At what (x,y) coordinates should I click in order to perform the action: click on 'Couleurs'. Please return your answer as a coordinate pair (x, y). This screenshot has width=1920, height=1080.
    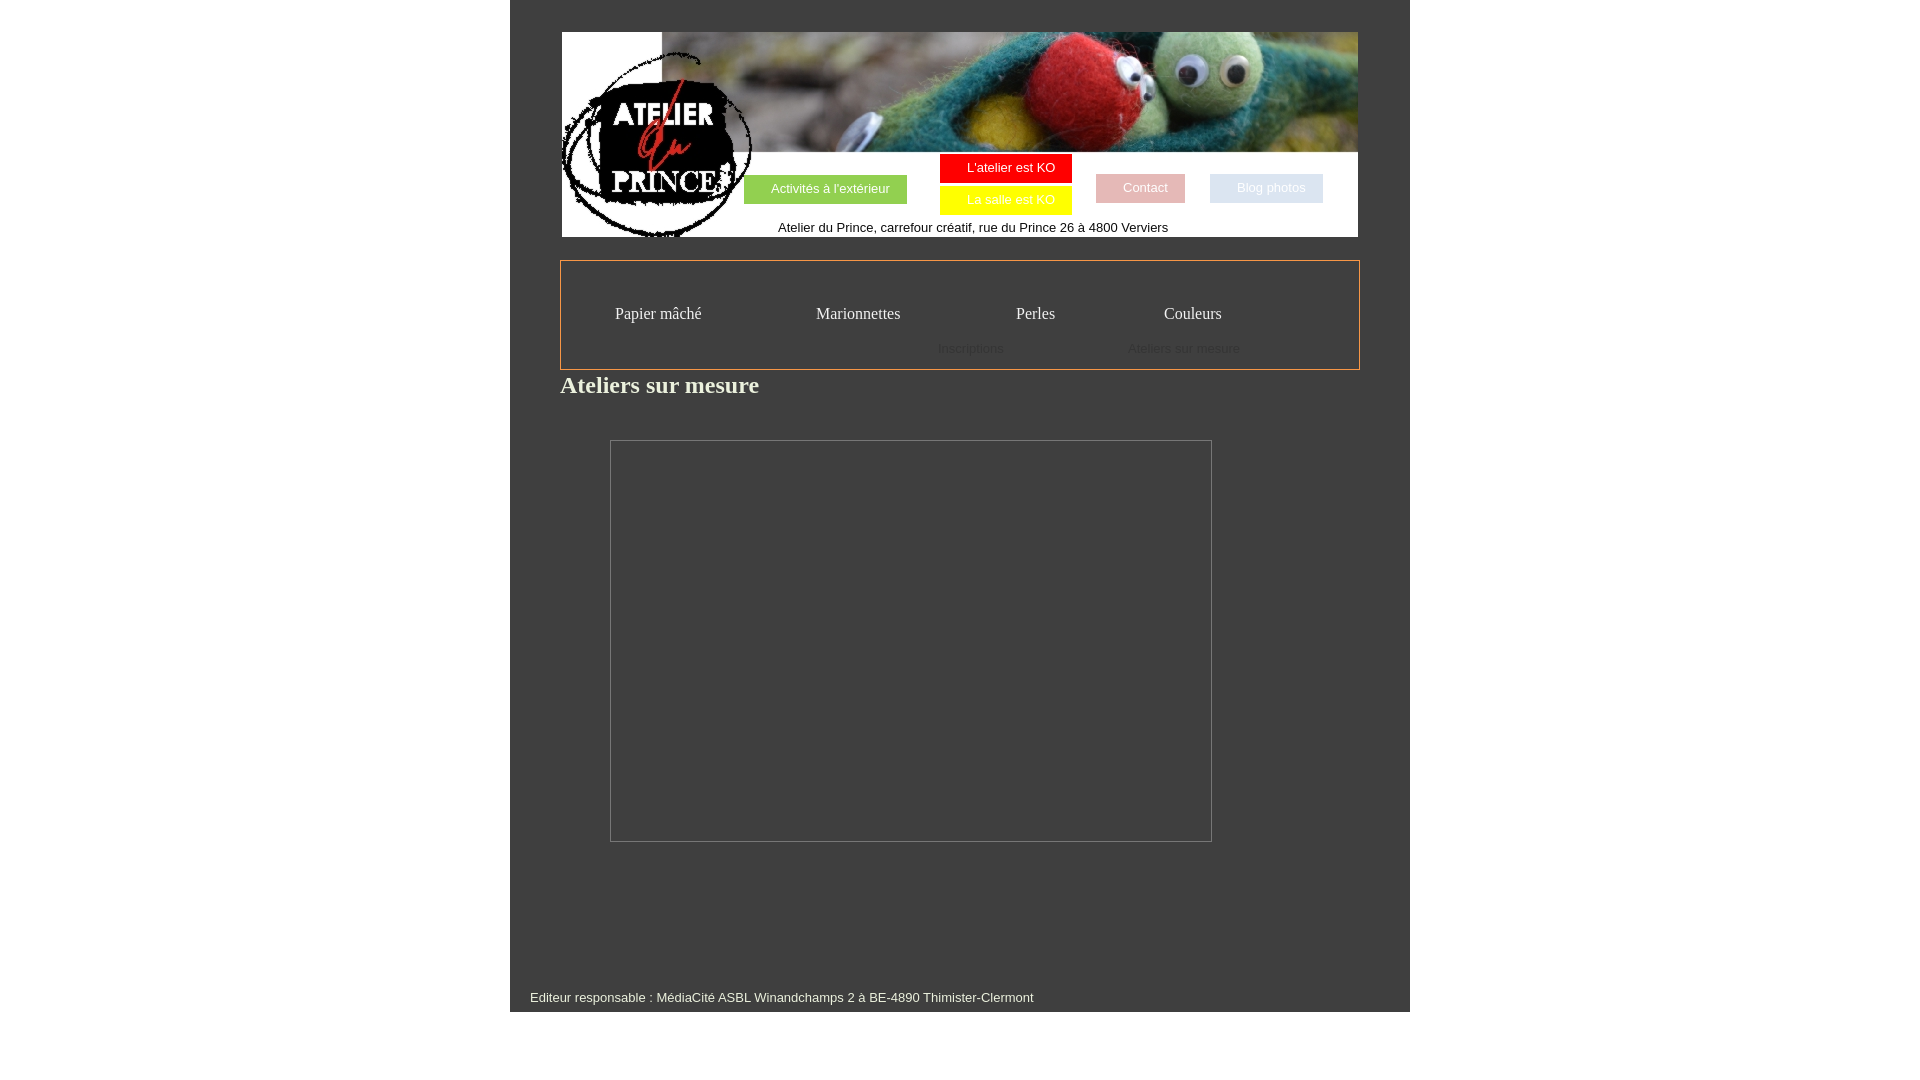
    Looking at the image, I should click on (1180, 313).